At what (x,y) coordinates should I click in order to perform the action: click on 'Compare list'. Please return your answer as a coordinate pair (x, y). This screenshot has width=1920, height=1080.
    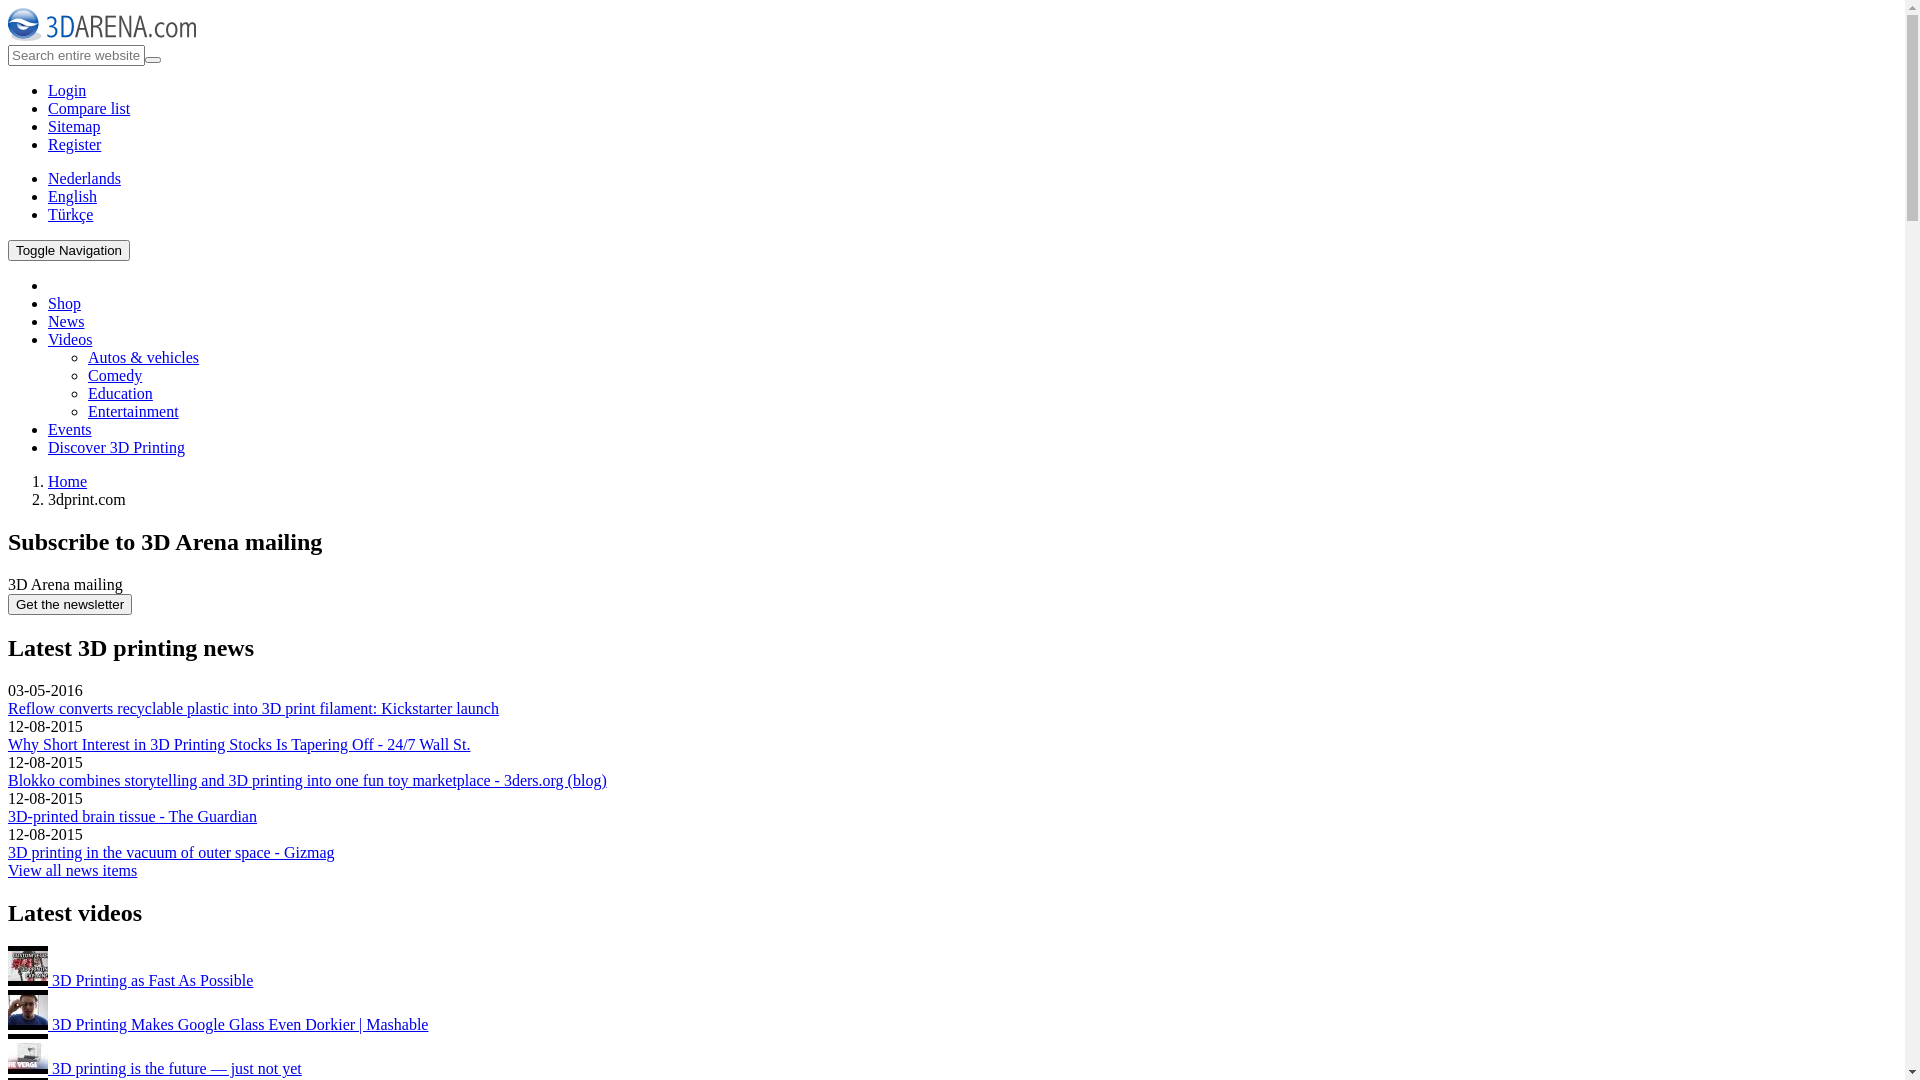
    Looking at the image, I should click on (88, 108).